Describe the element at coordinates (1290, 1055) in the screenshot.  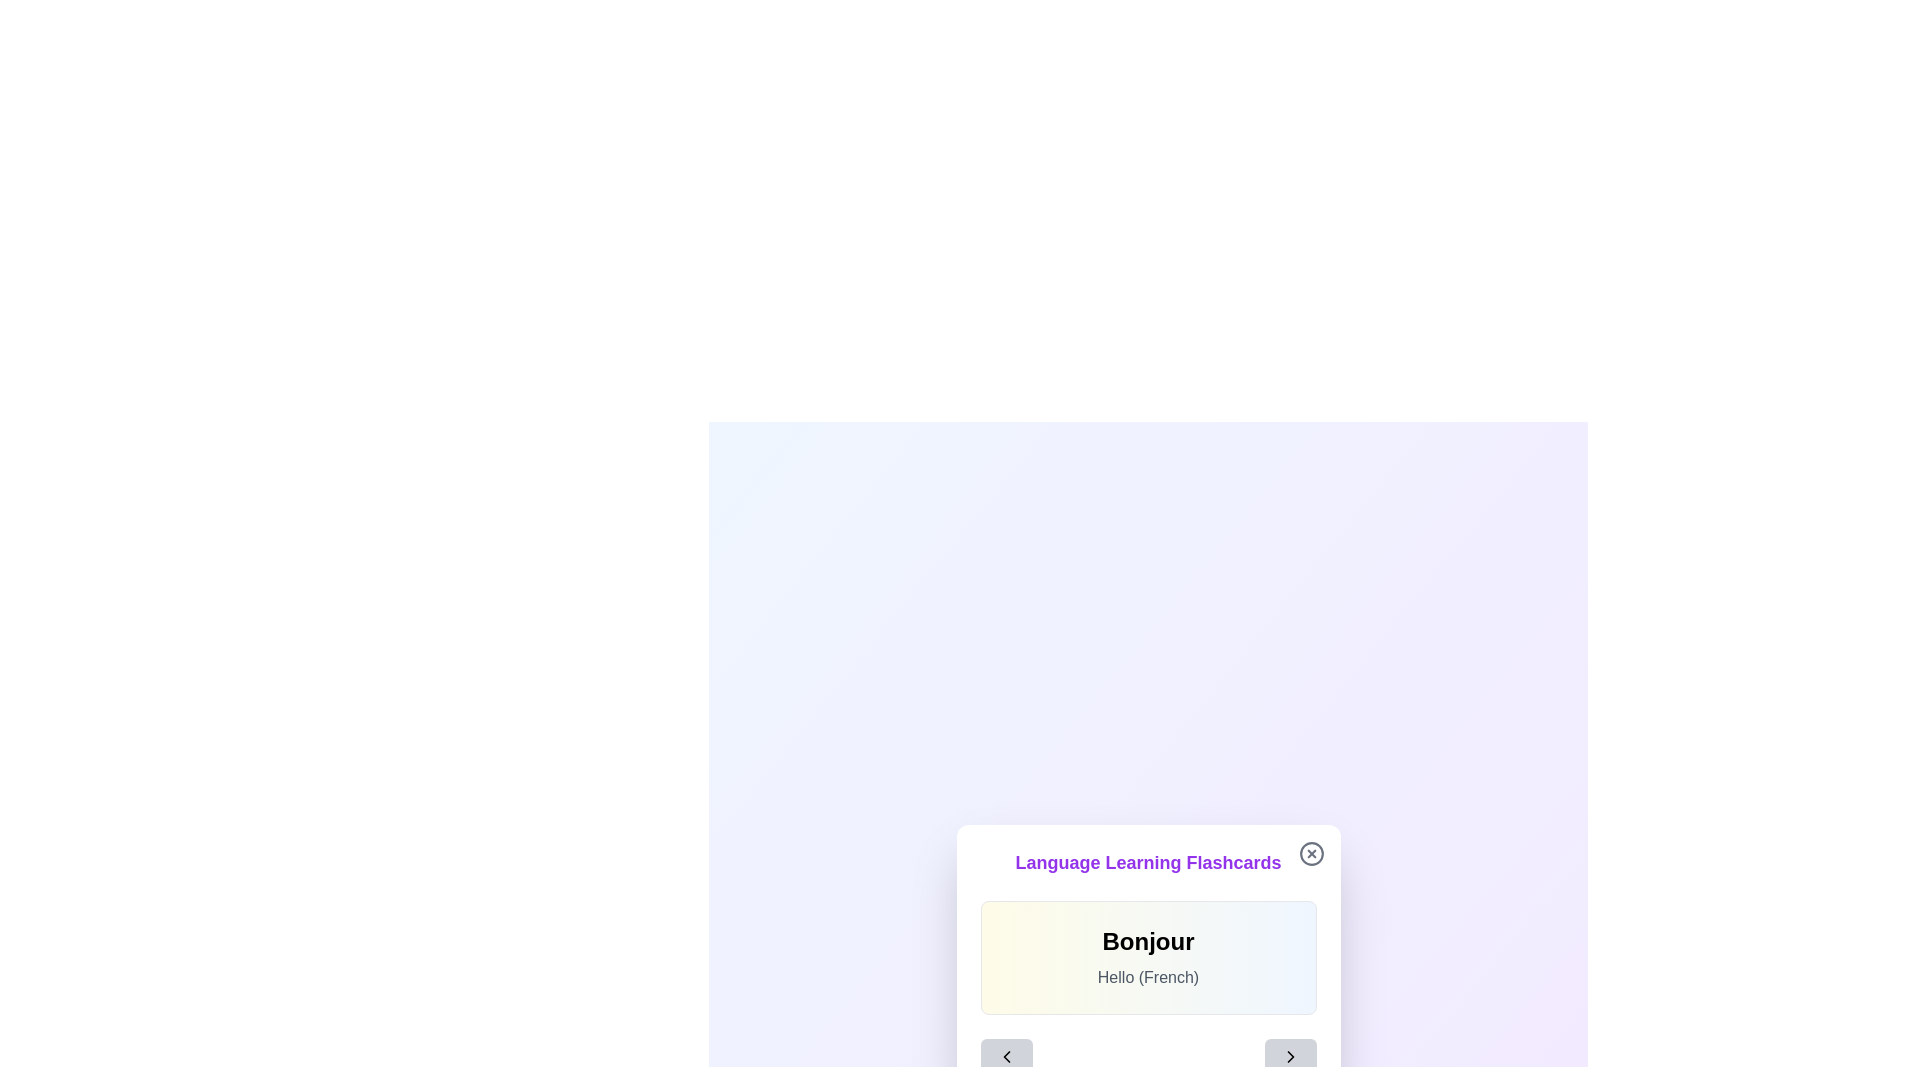
I see `the navigation control icon located at the bottom-right of the flashcard modal interface` at that location.